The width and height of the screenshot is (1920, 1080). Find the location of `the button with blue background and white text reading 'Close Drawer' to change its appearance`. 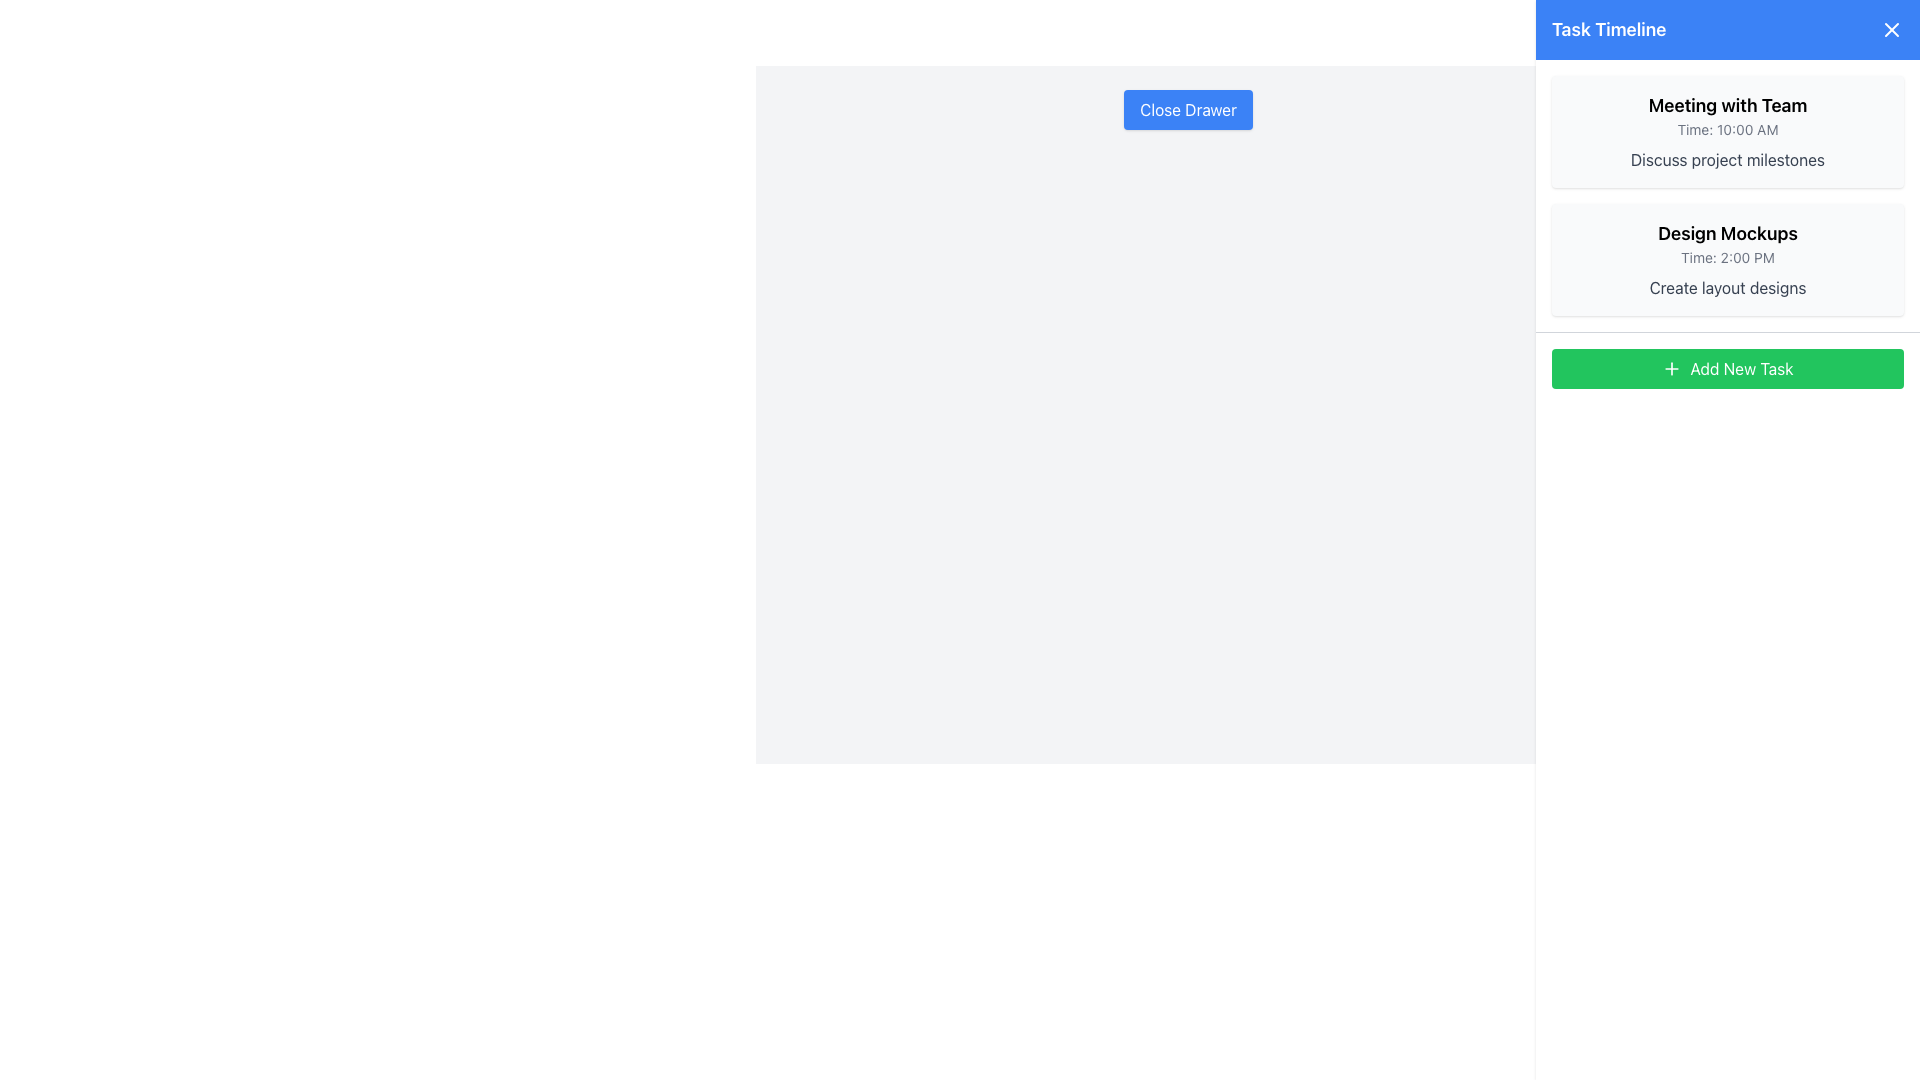

the button with blue background and white text reading 'Close Drawer' to change its appearance is located at coordinates (1188, 110).